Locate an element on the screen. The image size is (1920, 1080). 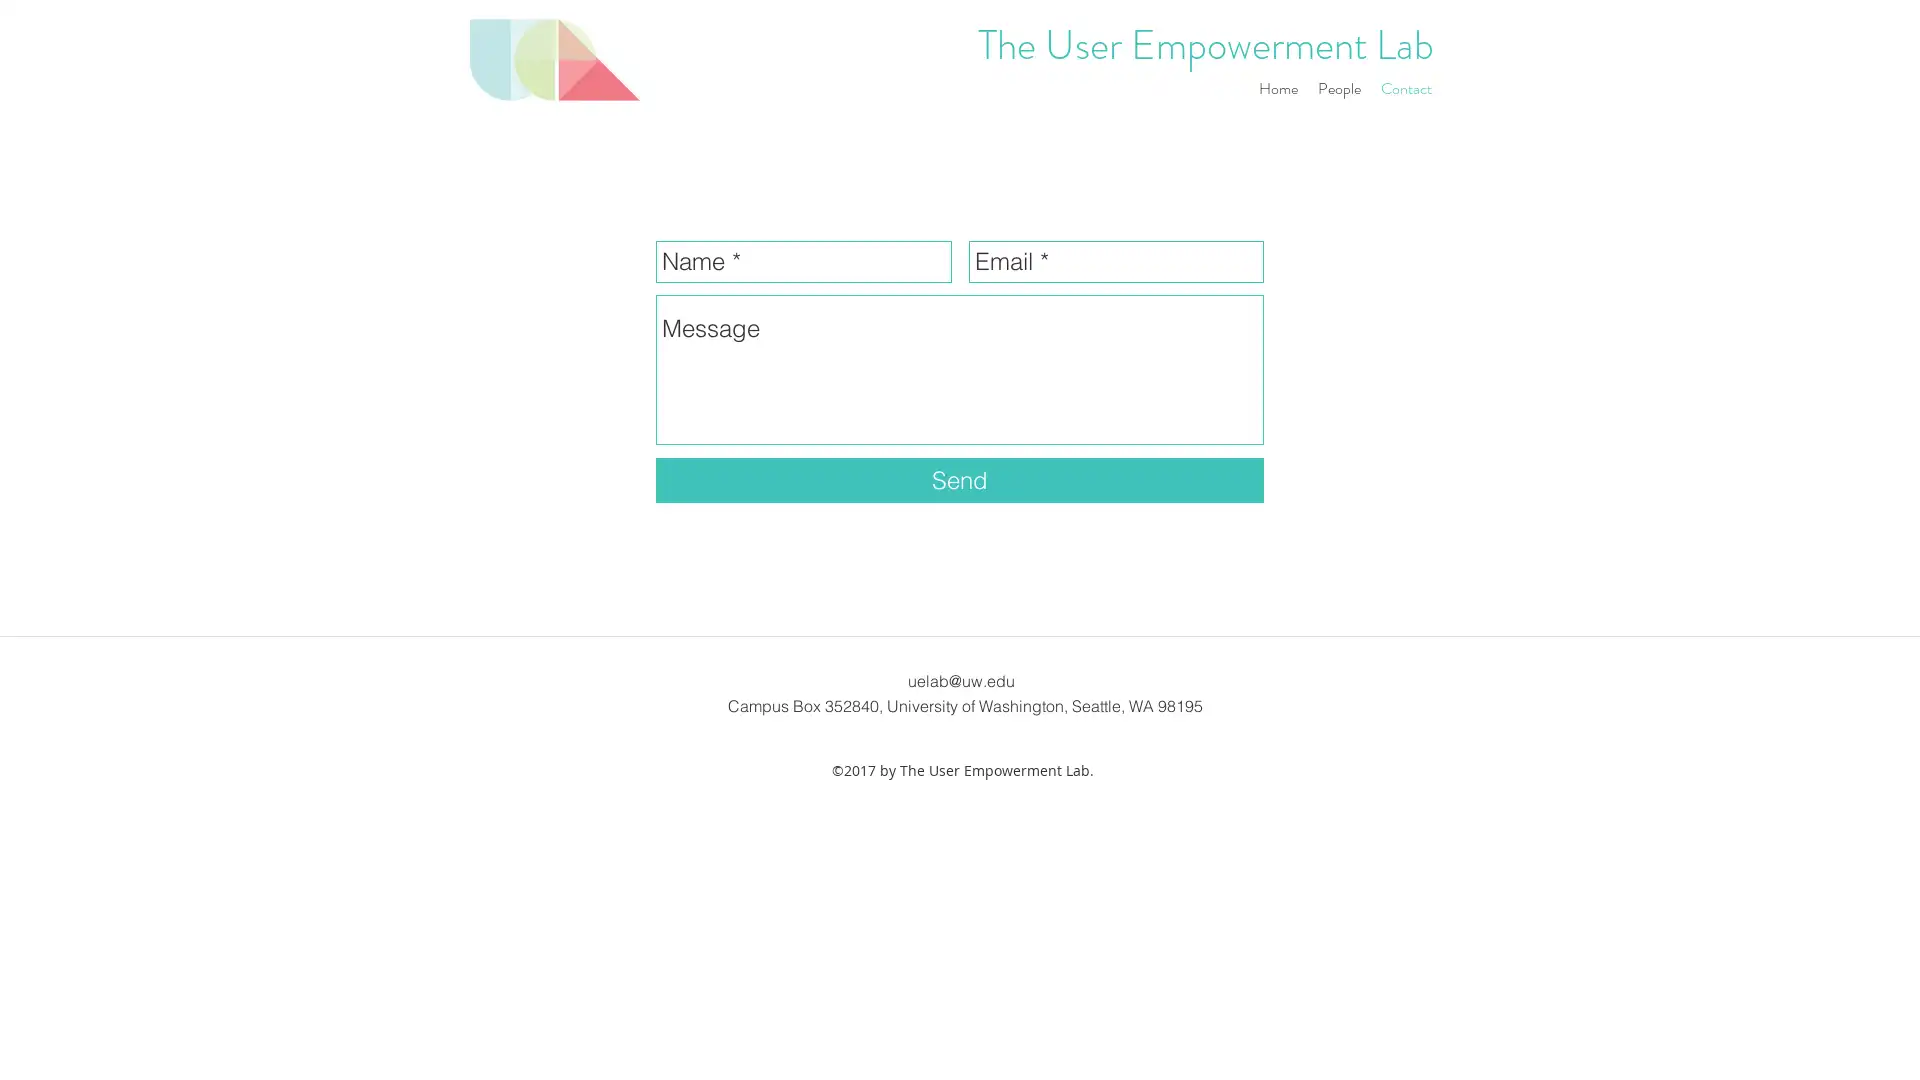
Send is located at coordinates (960, 480).